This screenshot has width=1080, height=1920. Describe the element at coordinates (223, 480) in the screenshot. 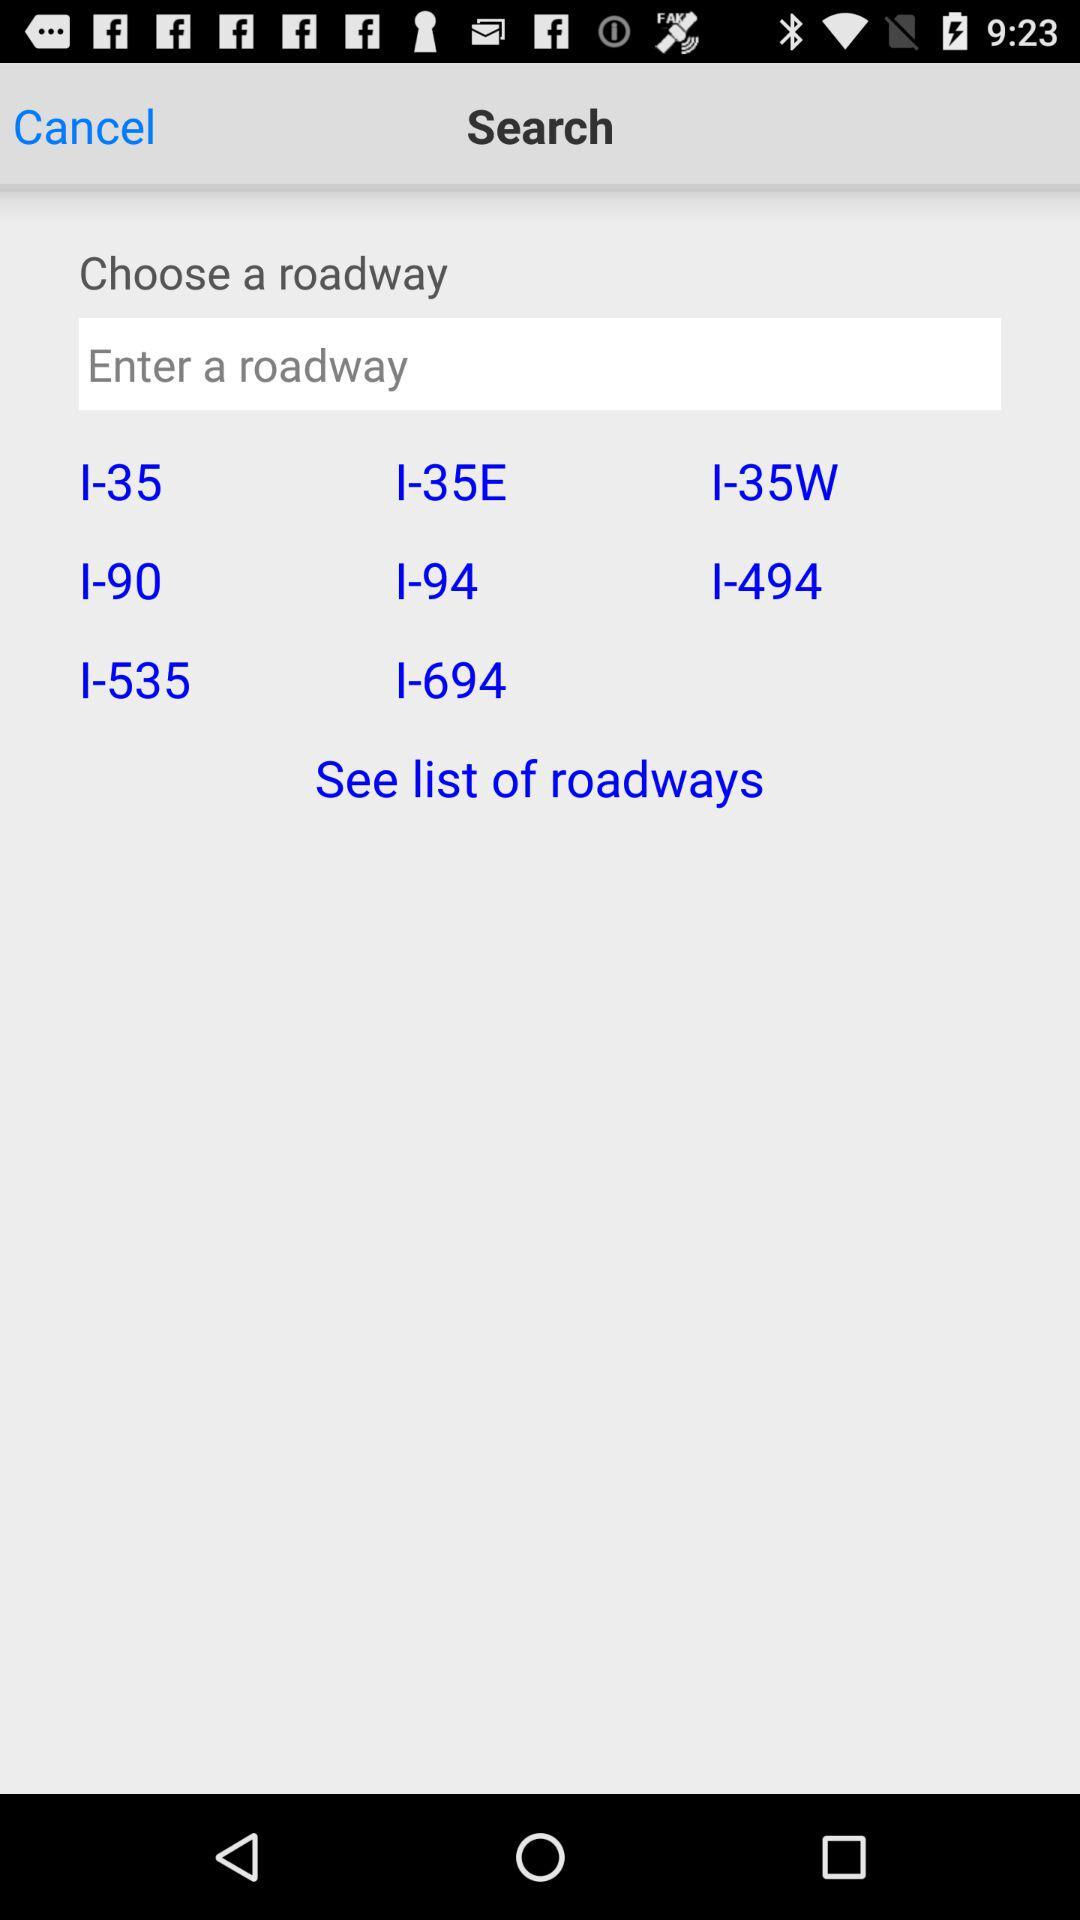

I see `the app to the left of i-35e icon` at that location.